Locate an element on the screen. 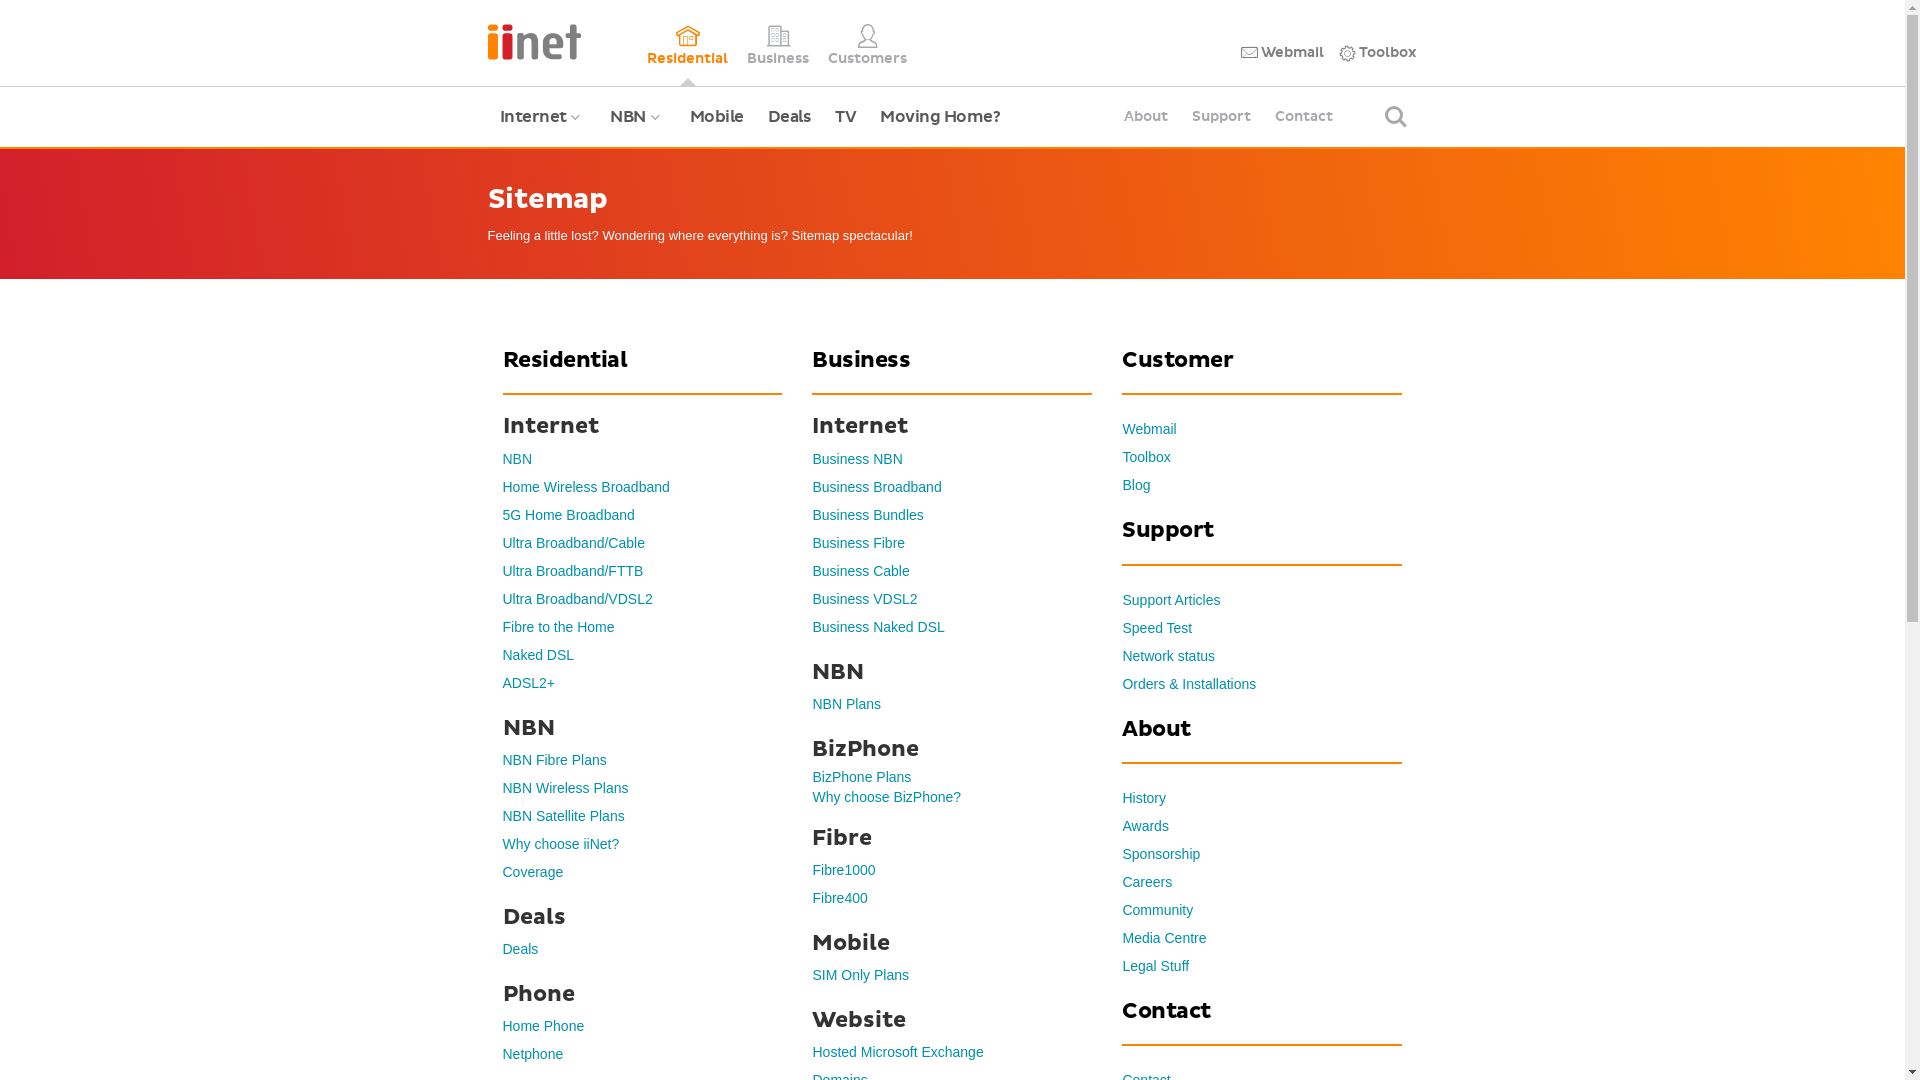 The height and width of the screenshot is (1080, 1920). 'Business NBN' is located at coordinates (857, 459).